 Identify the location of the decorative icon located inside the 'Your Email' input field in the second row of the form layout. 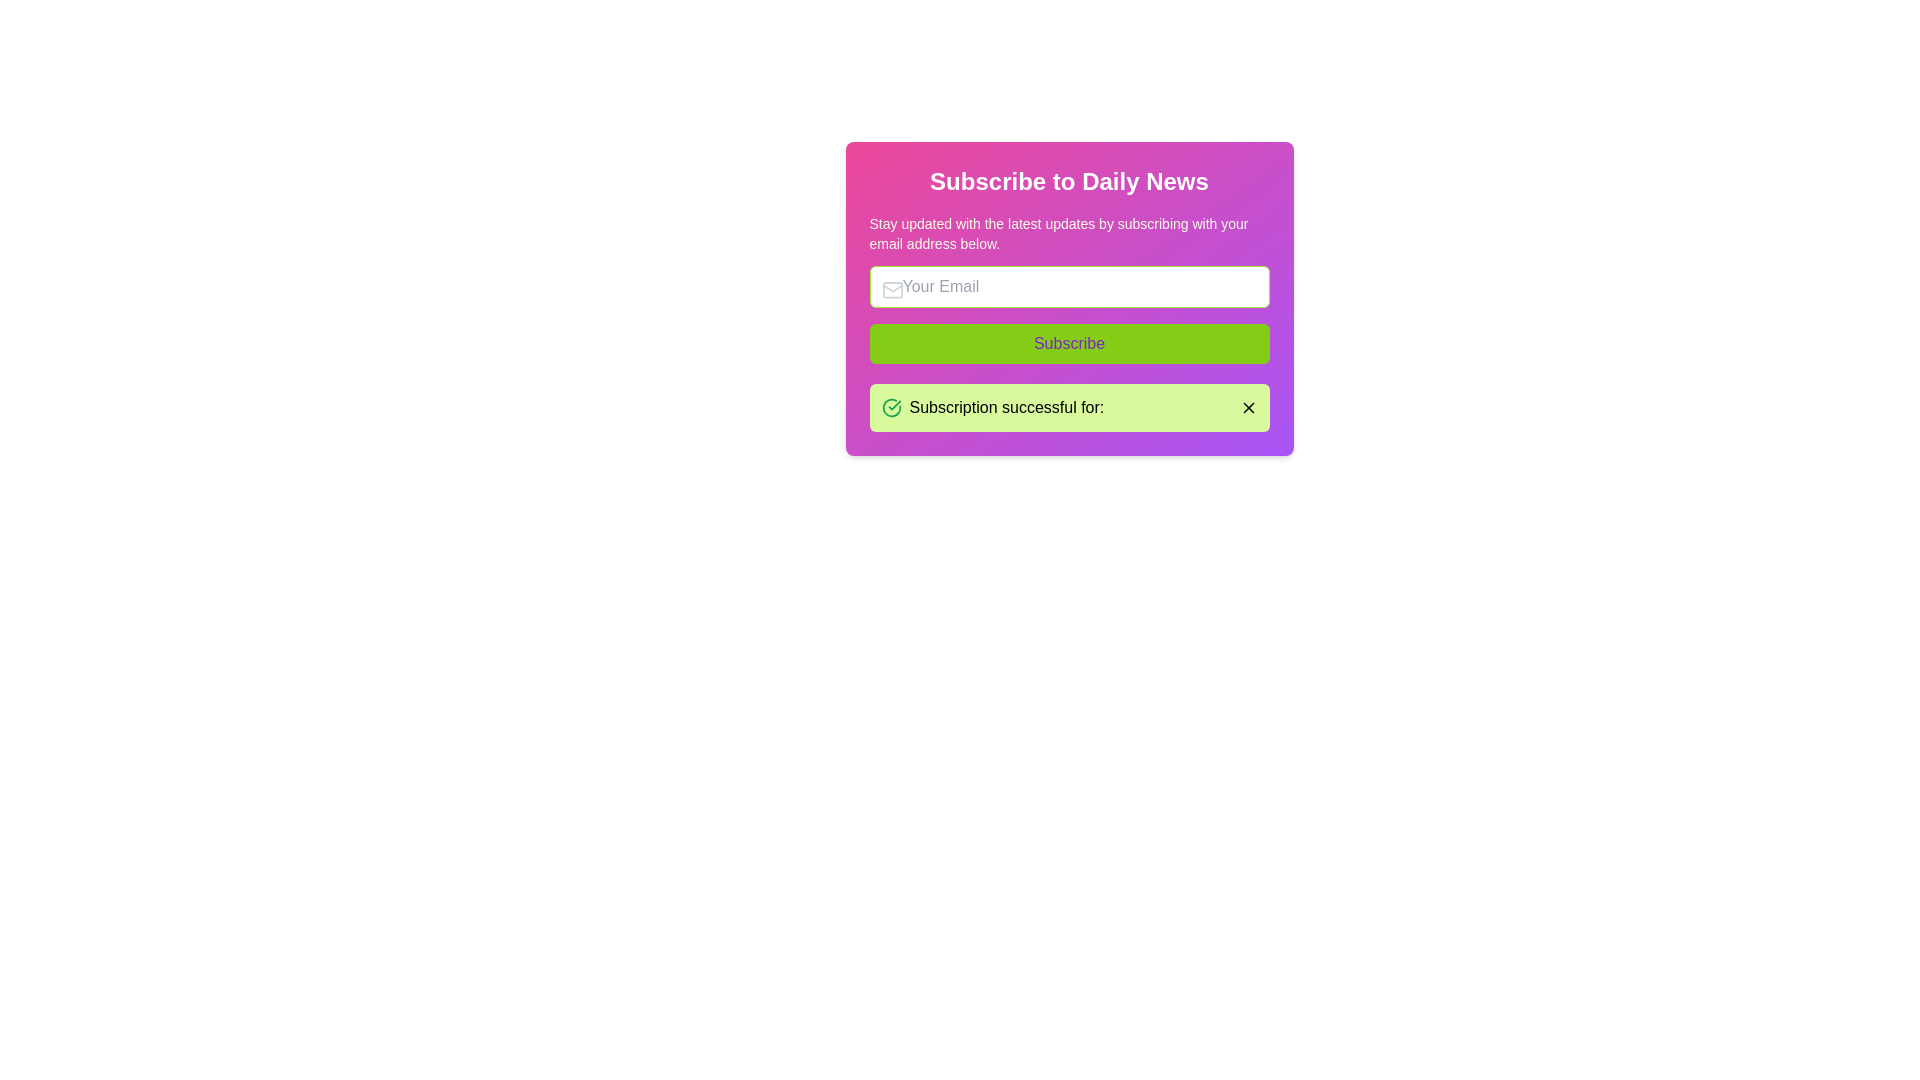
(891, 290).